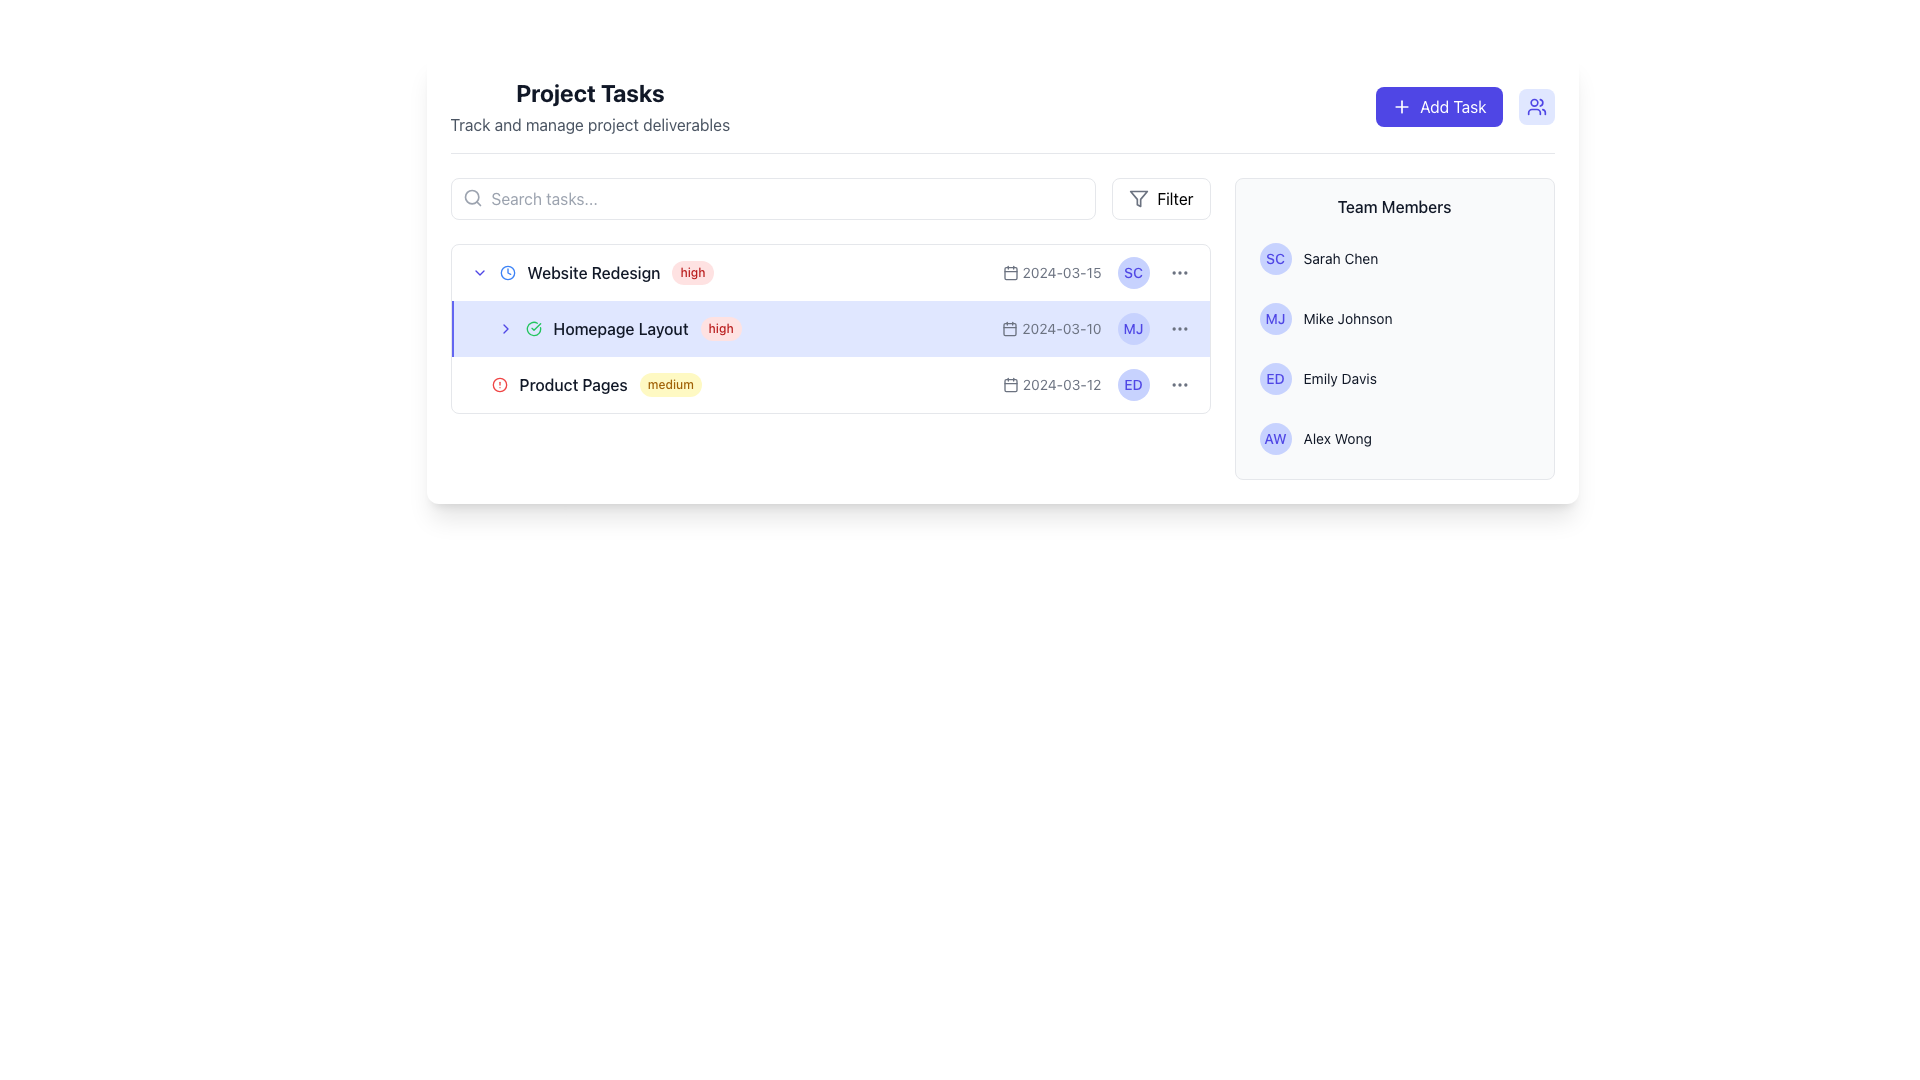 This screenshot has width=1920, height=1080. What do you see at coordinates (1161, 199) in the screenshot?
I see `the 'Filter' button located at the top-right corner of the main content area` at bounding box center [1161, 199].